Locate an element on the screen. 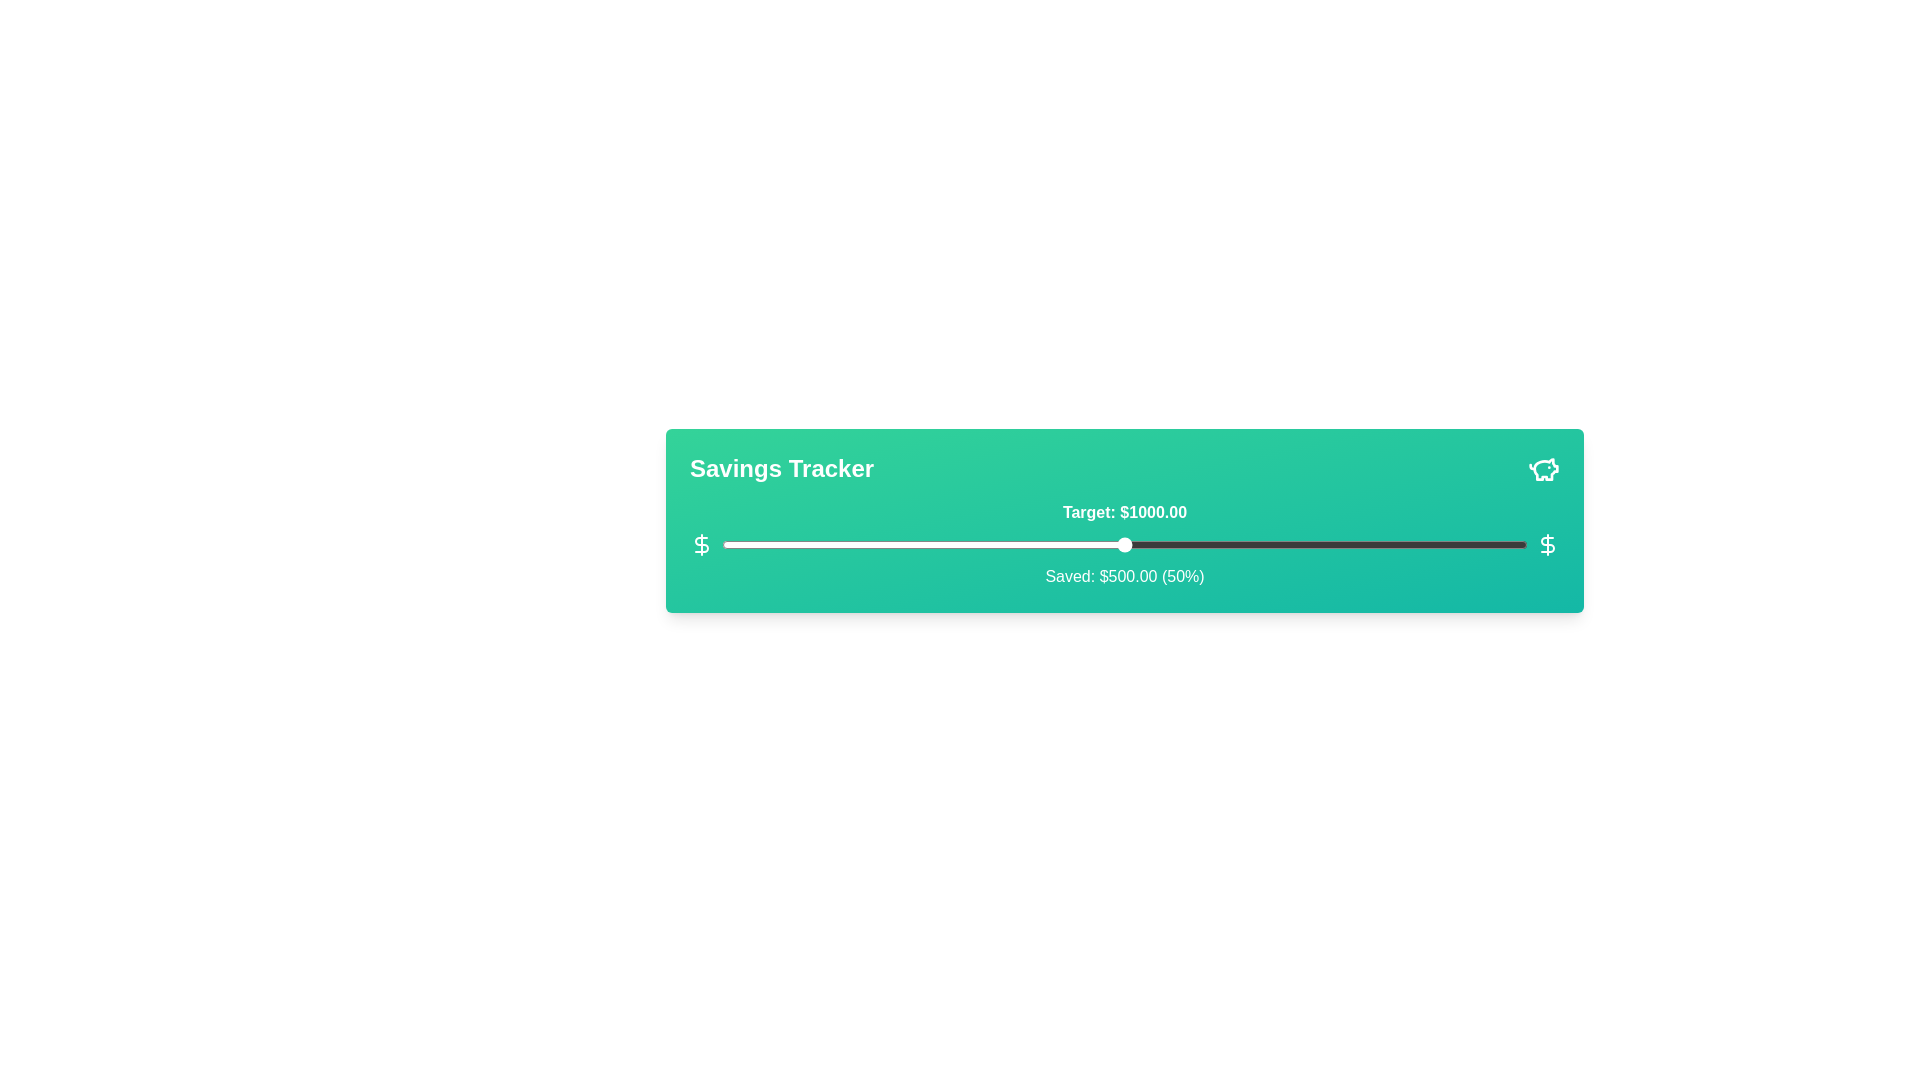 The width and height of the screenshot is (1920, 1080). the savings tracker is located at coordinates (1438, 544).